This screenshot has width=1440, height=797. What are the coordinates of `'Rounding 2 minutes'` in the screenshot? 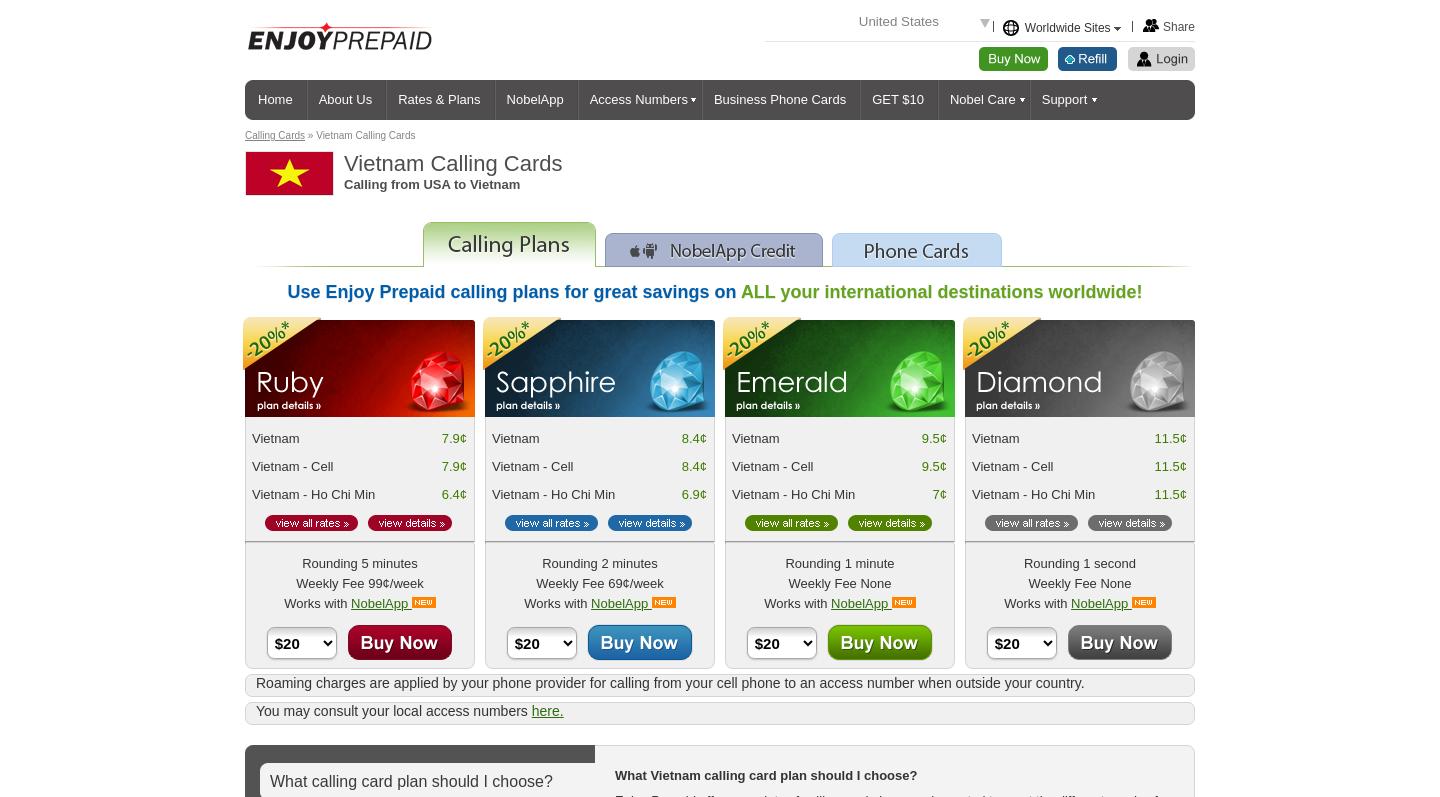 It's located at (599, 562).